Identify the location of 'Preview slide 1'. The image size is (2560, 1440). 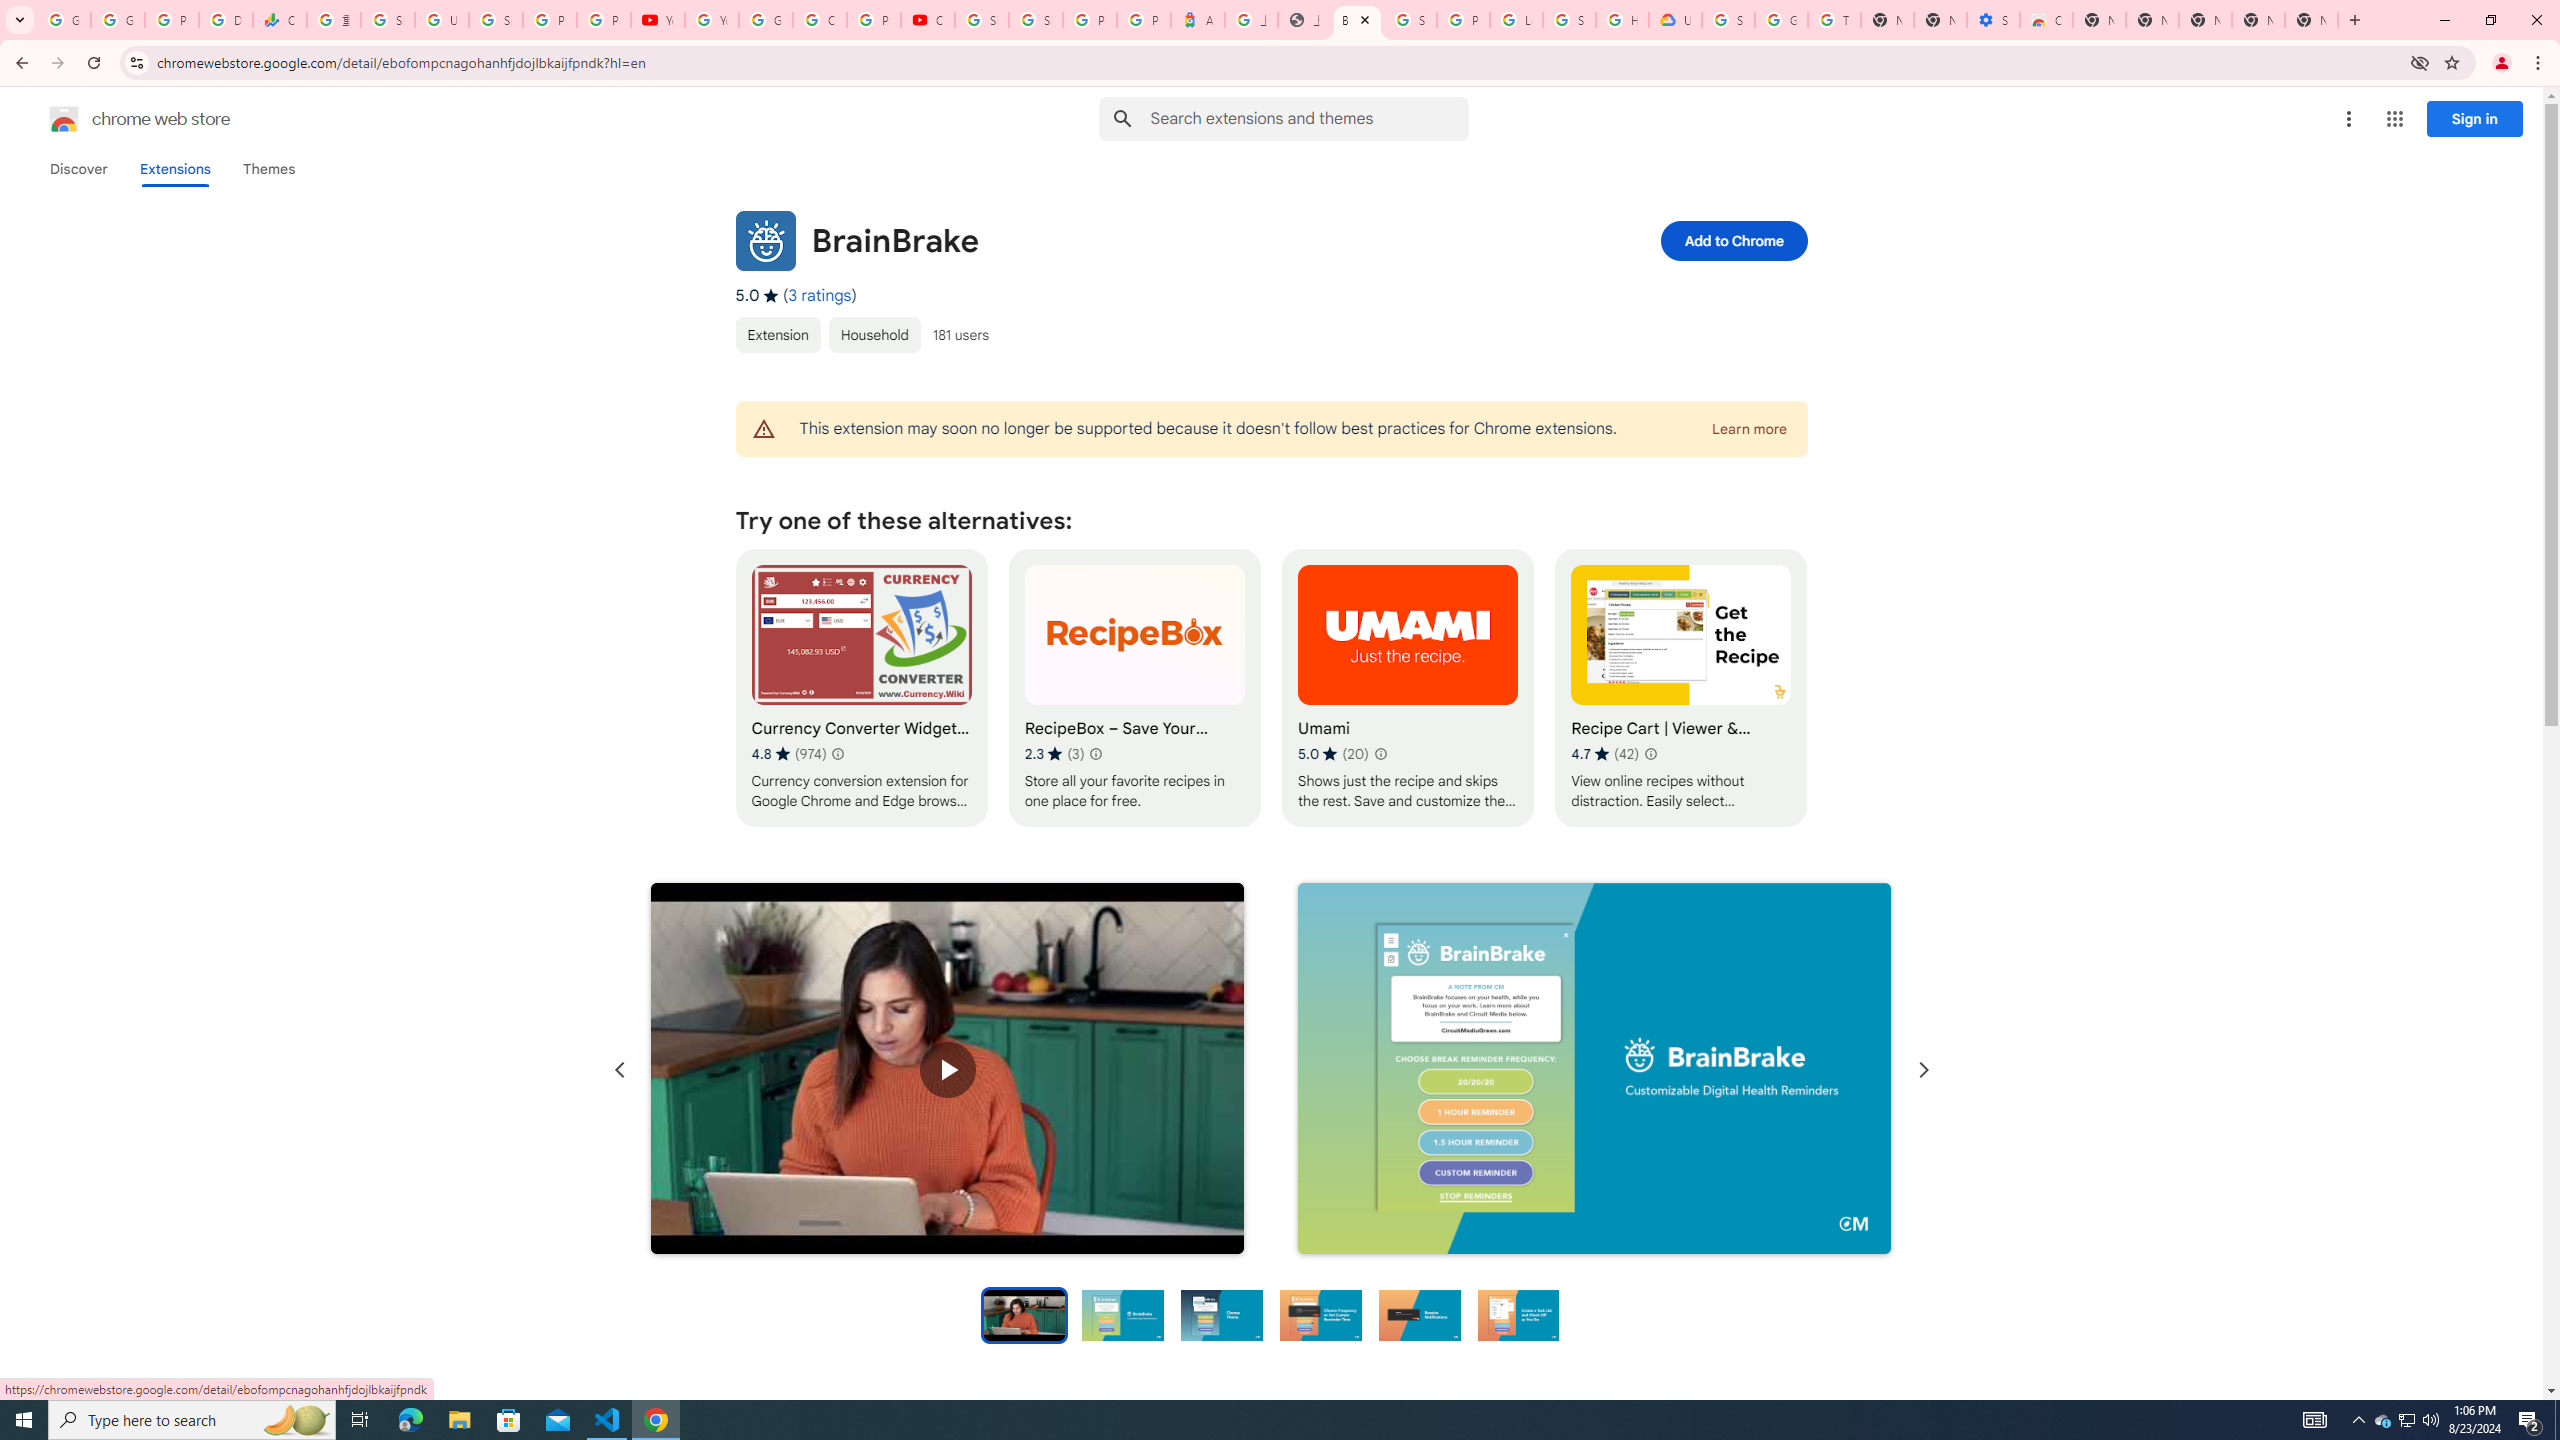
(1023, 1313).